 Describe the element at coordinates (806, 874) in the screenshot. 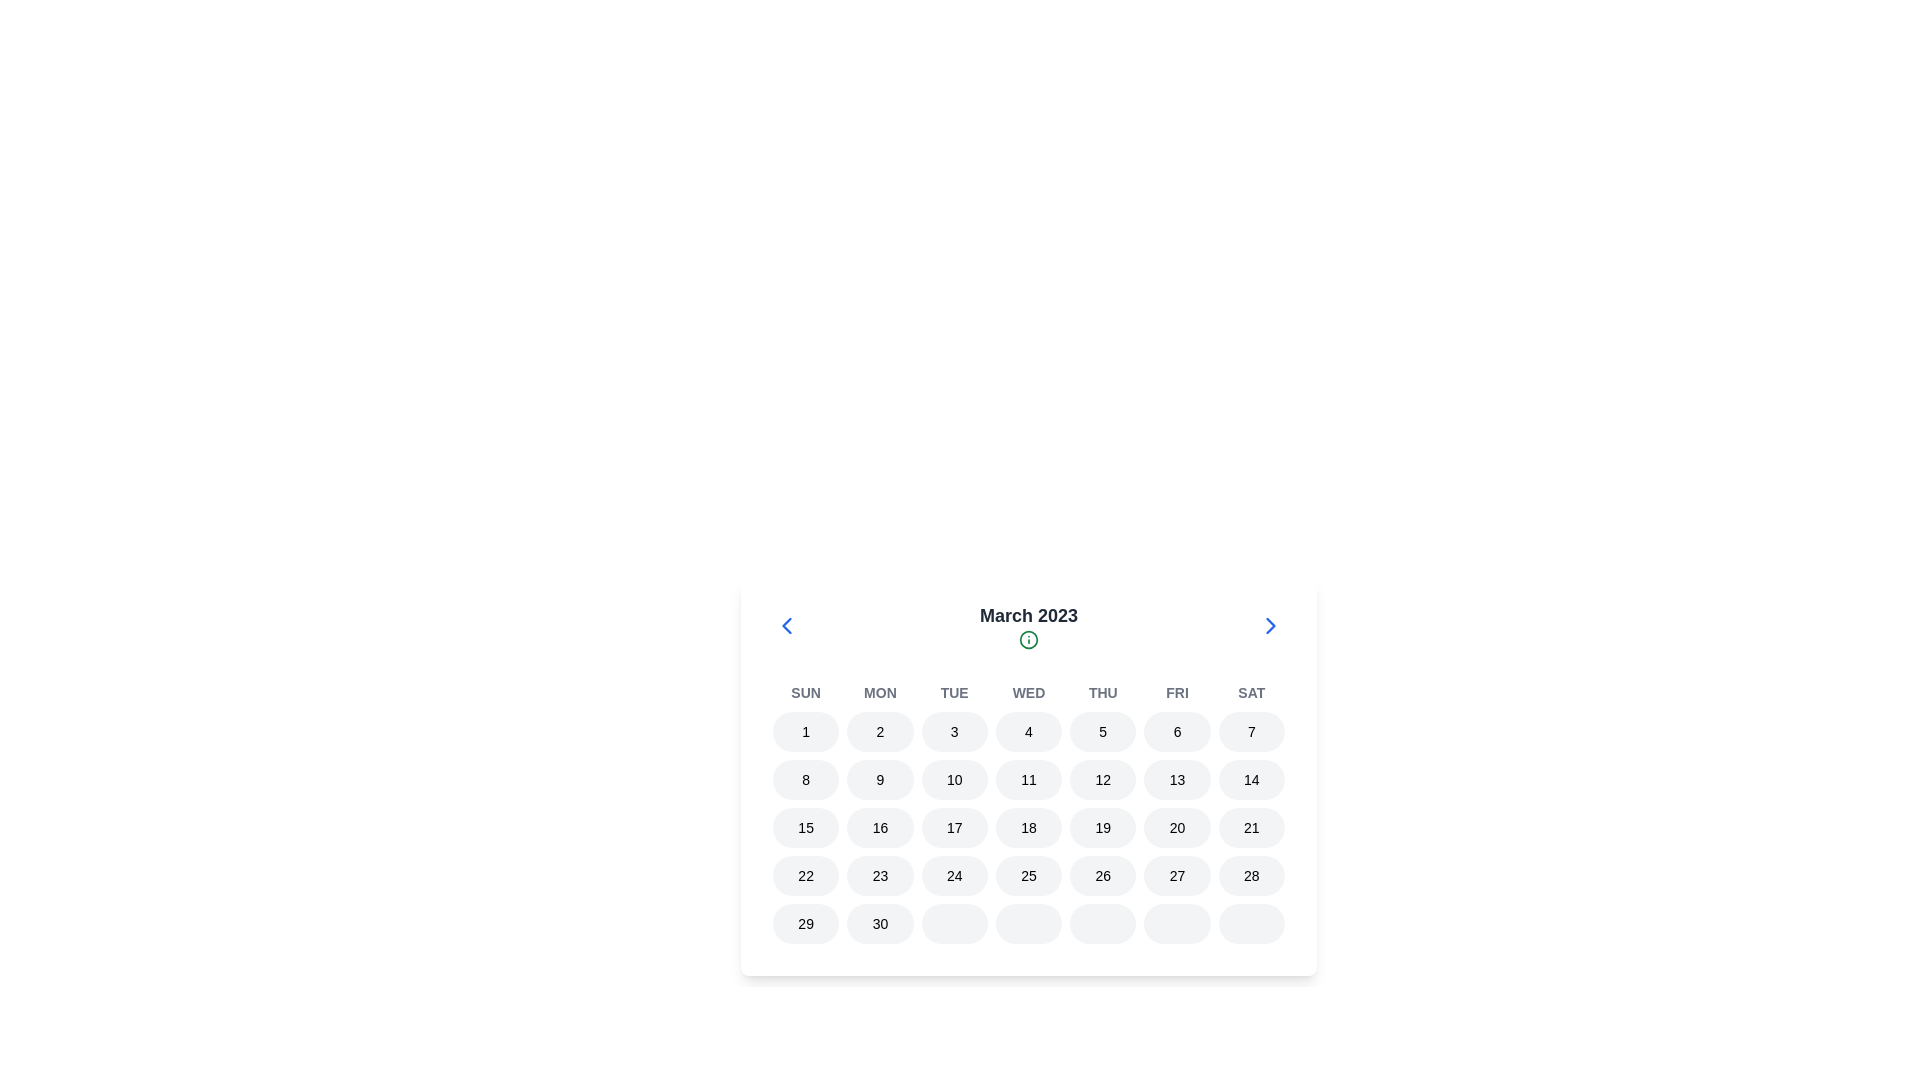

I see `the static display element representing the 22nd day of the month in the calendar layout, located at the far left end of the displayed week` at that location.